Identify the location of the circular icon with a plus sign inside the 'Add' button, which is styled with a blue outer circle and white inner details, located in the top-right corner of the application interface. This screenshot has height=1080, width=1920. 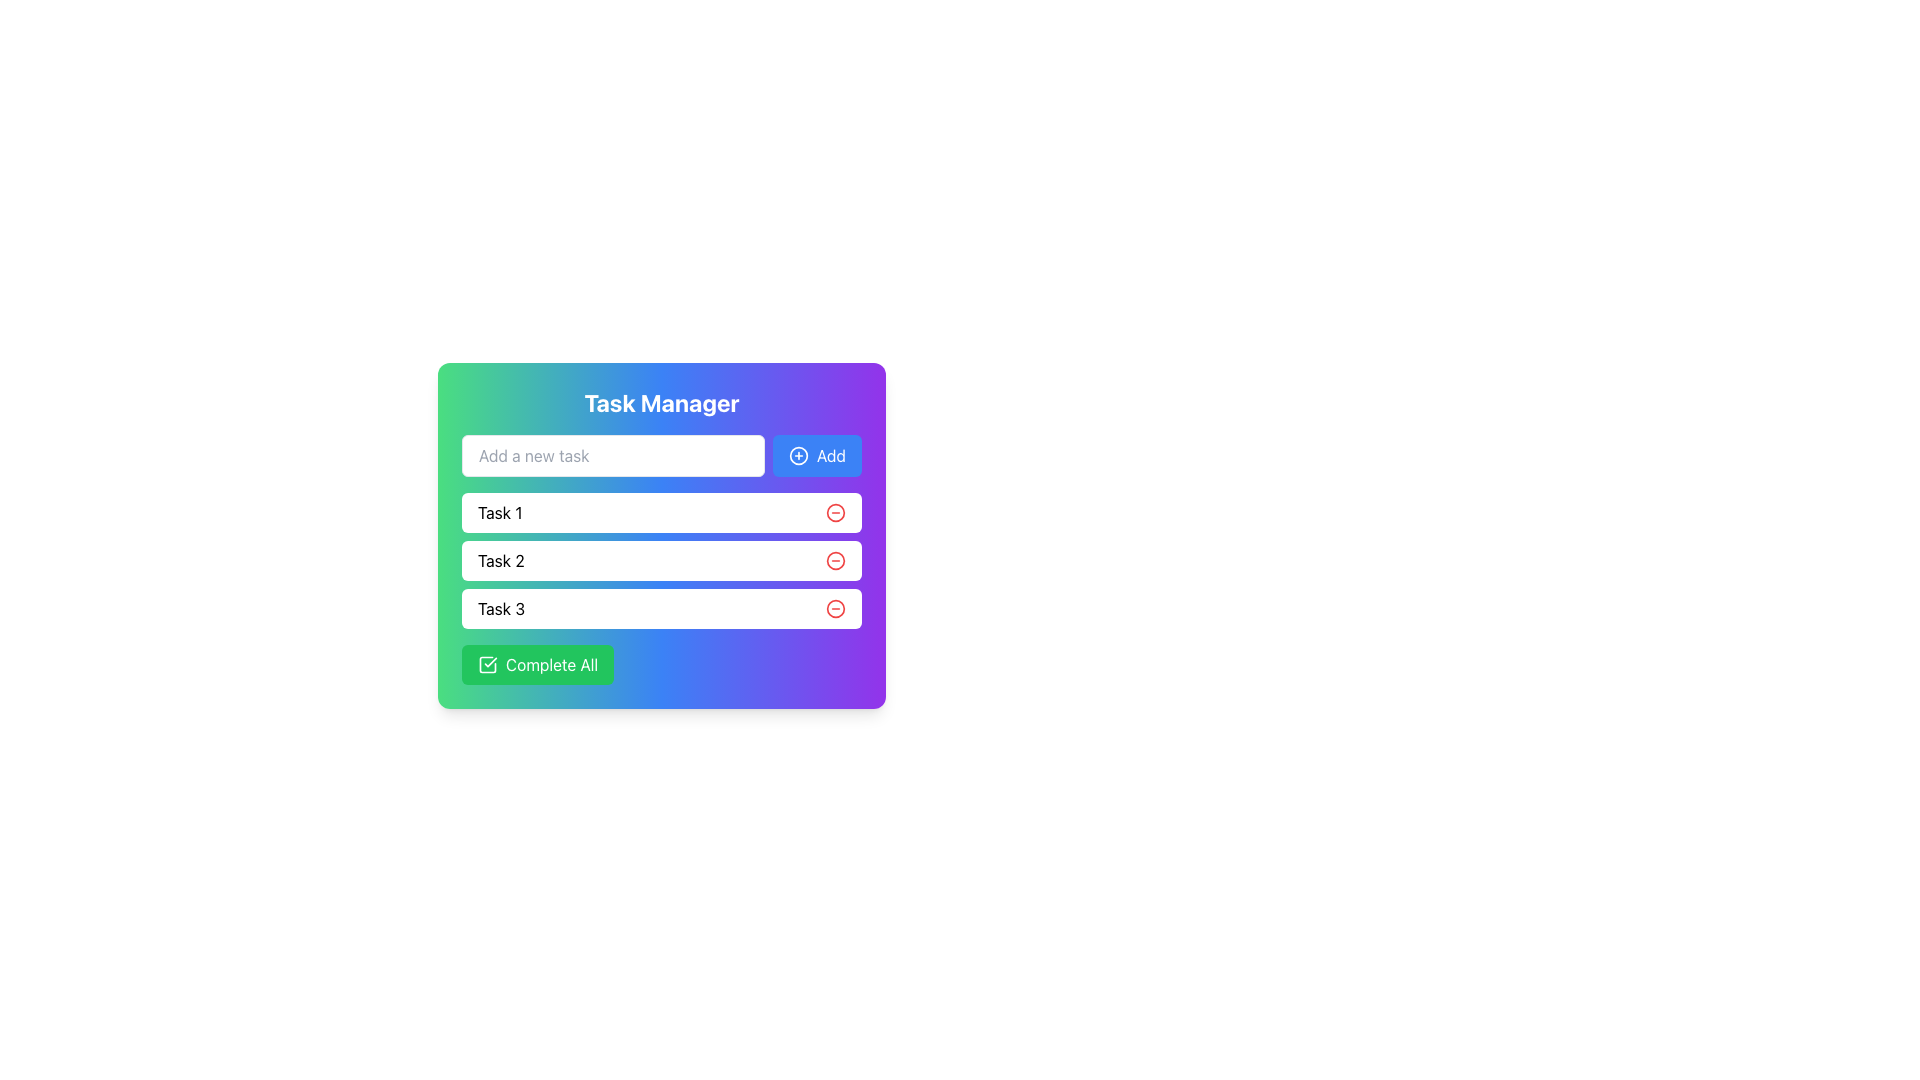
(797, 455).